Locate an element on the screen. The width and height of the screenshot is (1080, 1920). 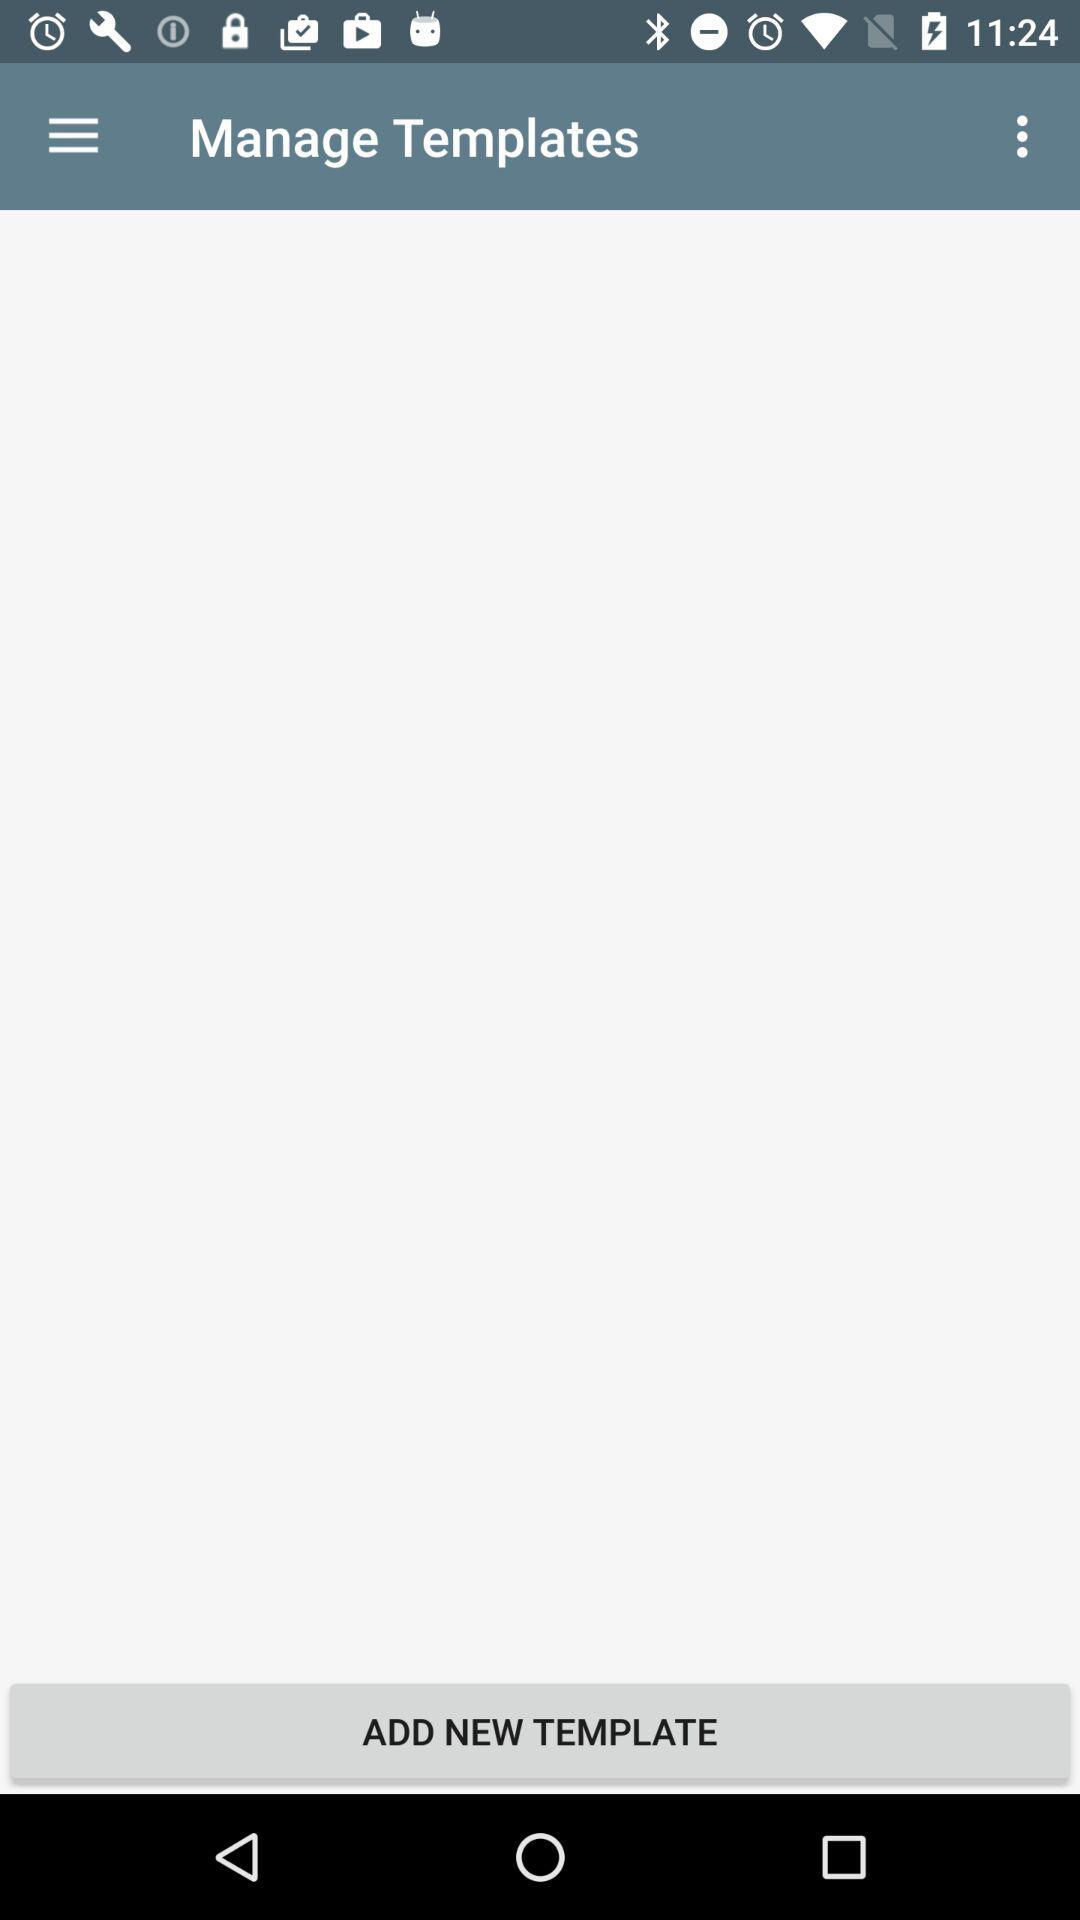
the add new template is located at coordinates (540, 1730).